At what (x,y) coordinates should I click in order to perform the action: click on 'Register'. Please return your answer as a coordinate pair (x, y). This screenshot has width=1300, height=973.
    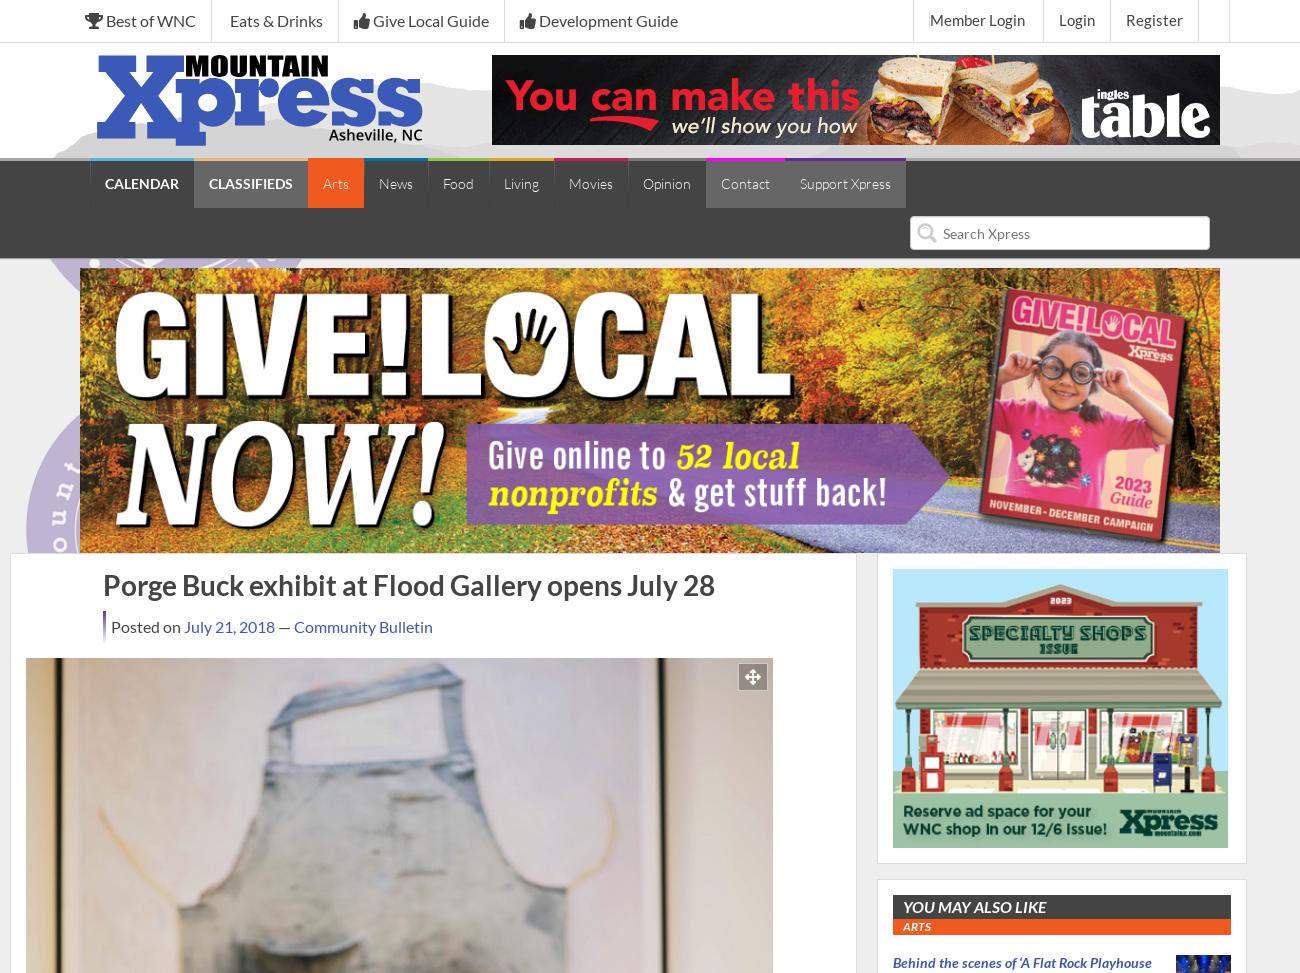
    Looking at the image, I should click on (1154, 20).